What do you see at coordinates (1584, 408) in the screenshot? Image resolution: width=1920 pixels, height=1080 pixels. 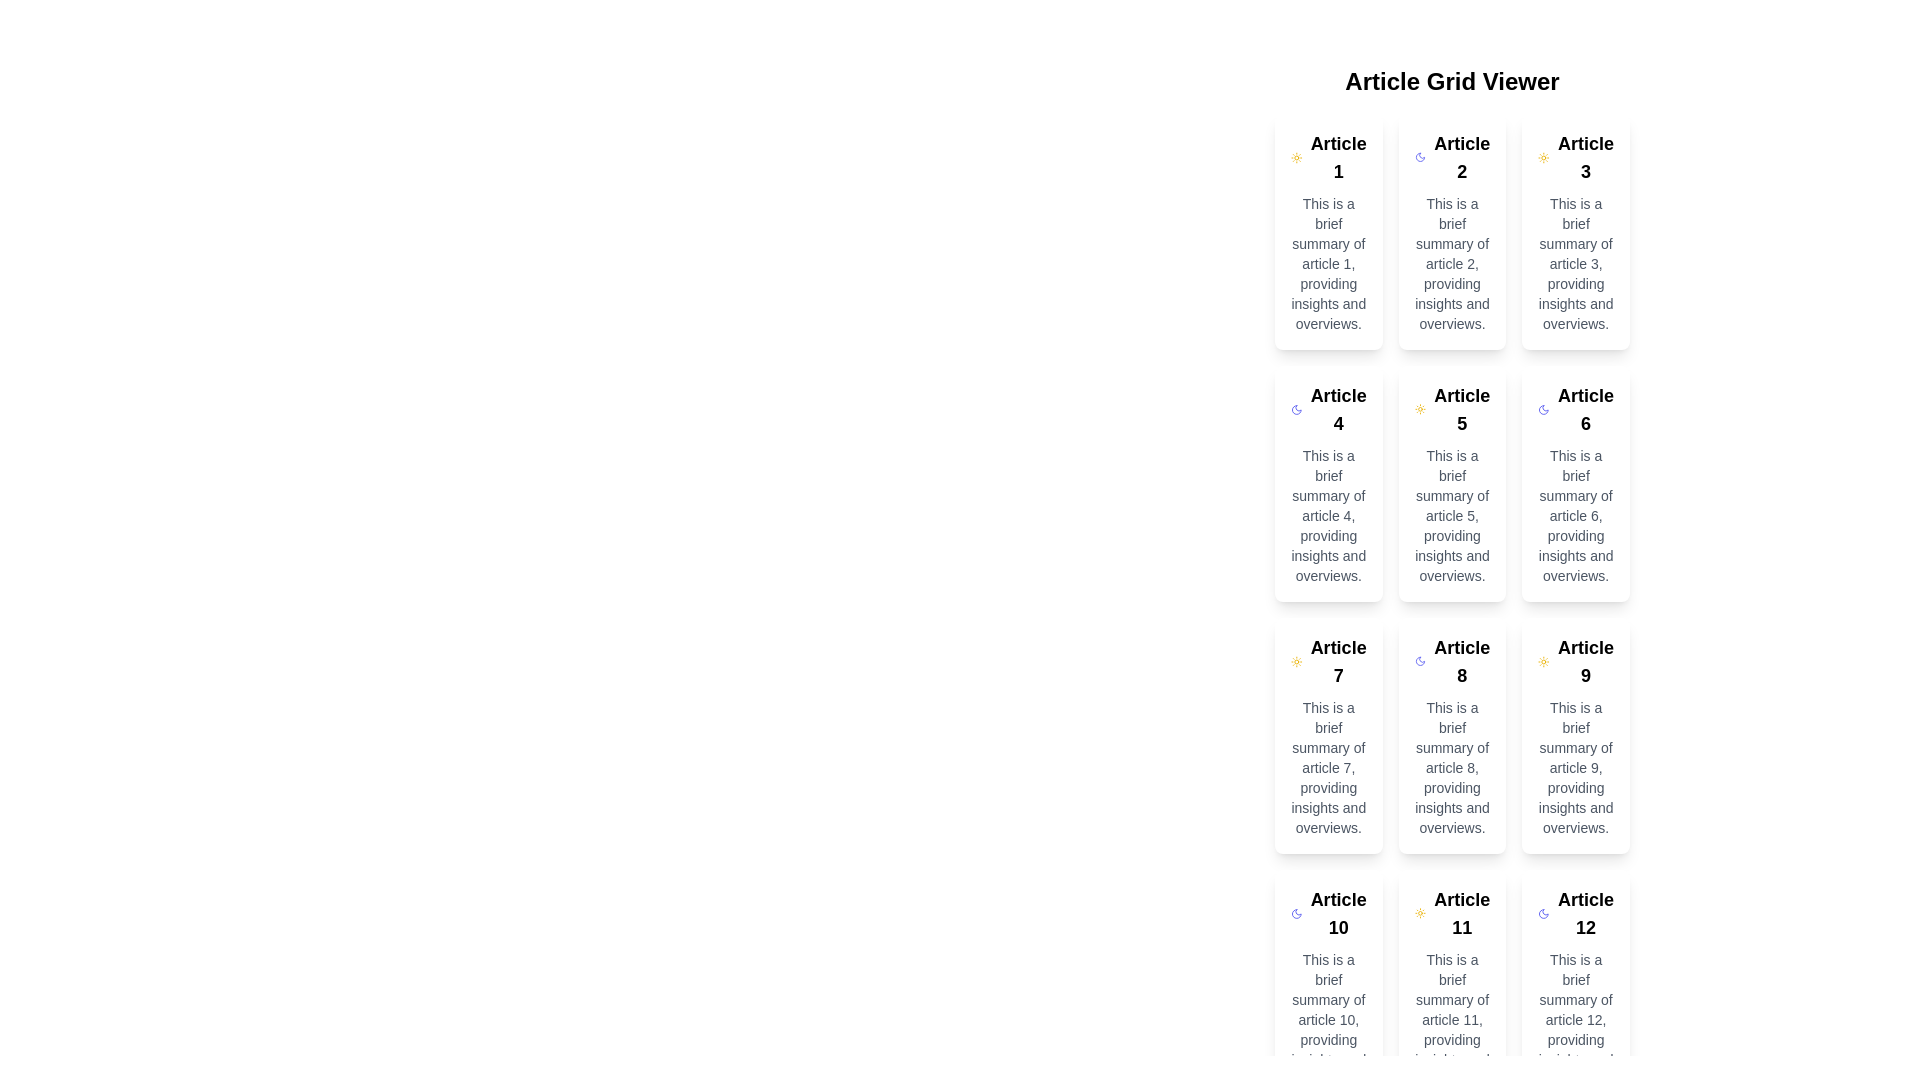 I see `the text label displaying 'Article 6'` at bounding box center [1584, 408].